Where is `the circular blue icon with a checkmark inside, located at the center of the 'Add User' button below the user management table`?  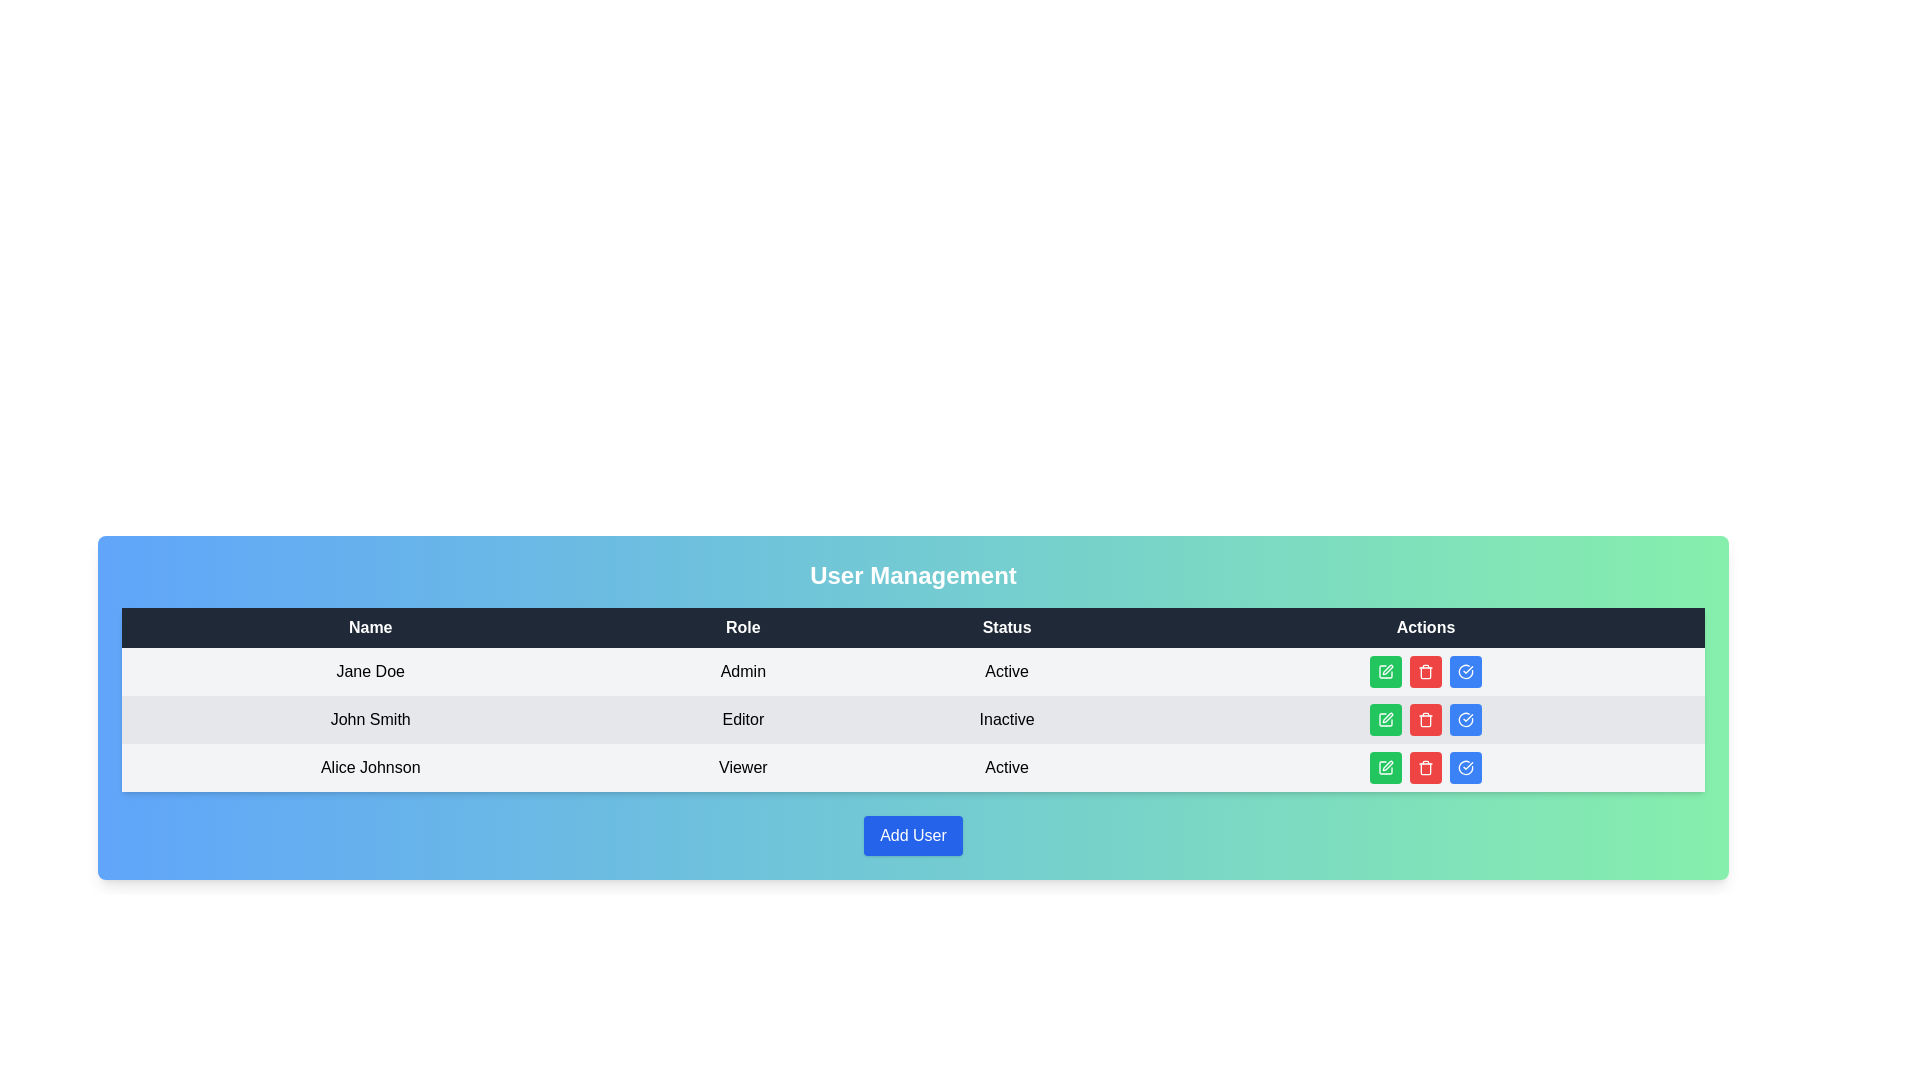
the circular blue icon with a checkmark inside, located at the center of the 'Add User' button below the user management table is located at coordinates (1465, 766).